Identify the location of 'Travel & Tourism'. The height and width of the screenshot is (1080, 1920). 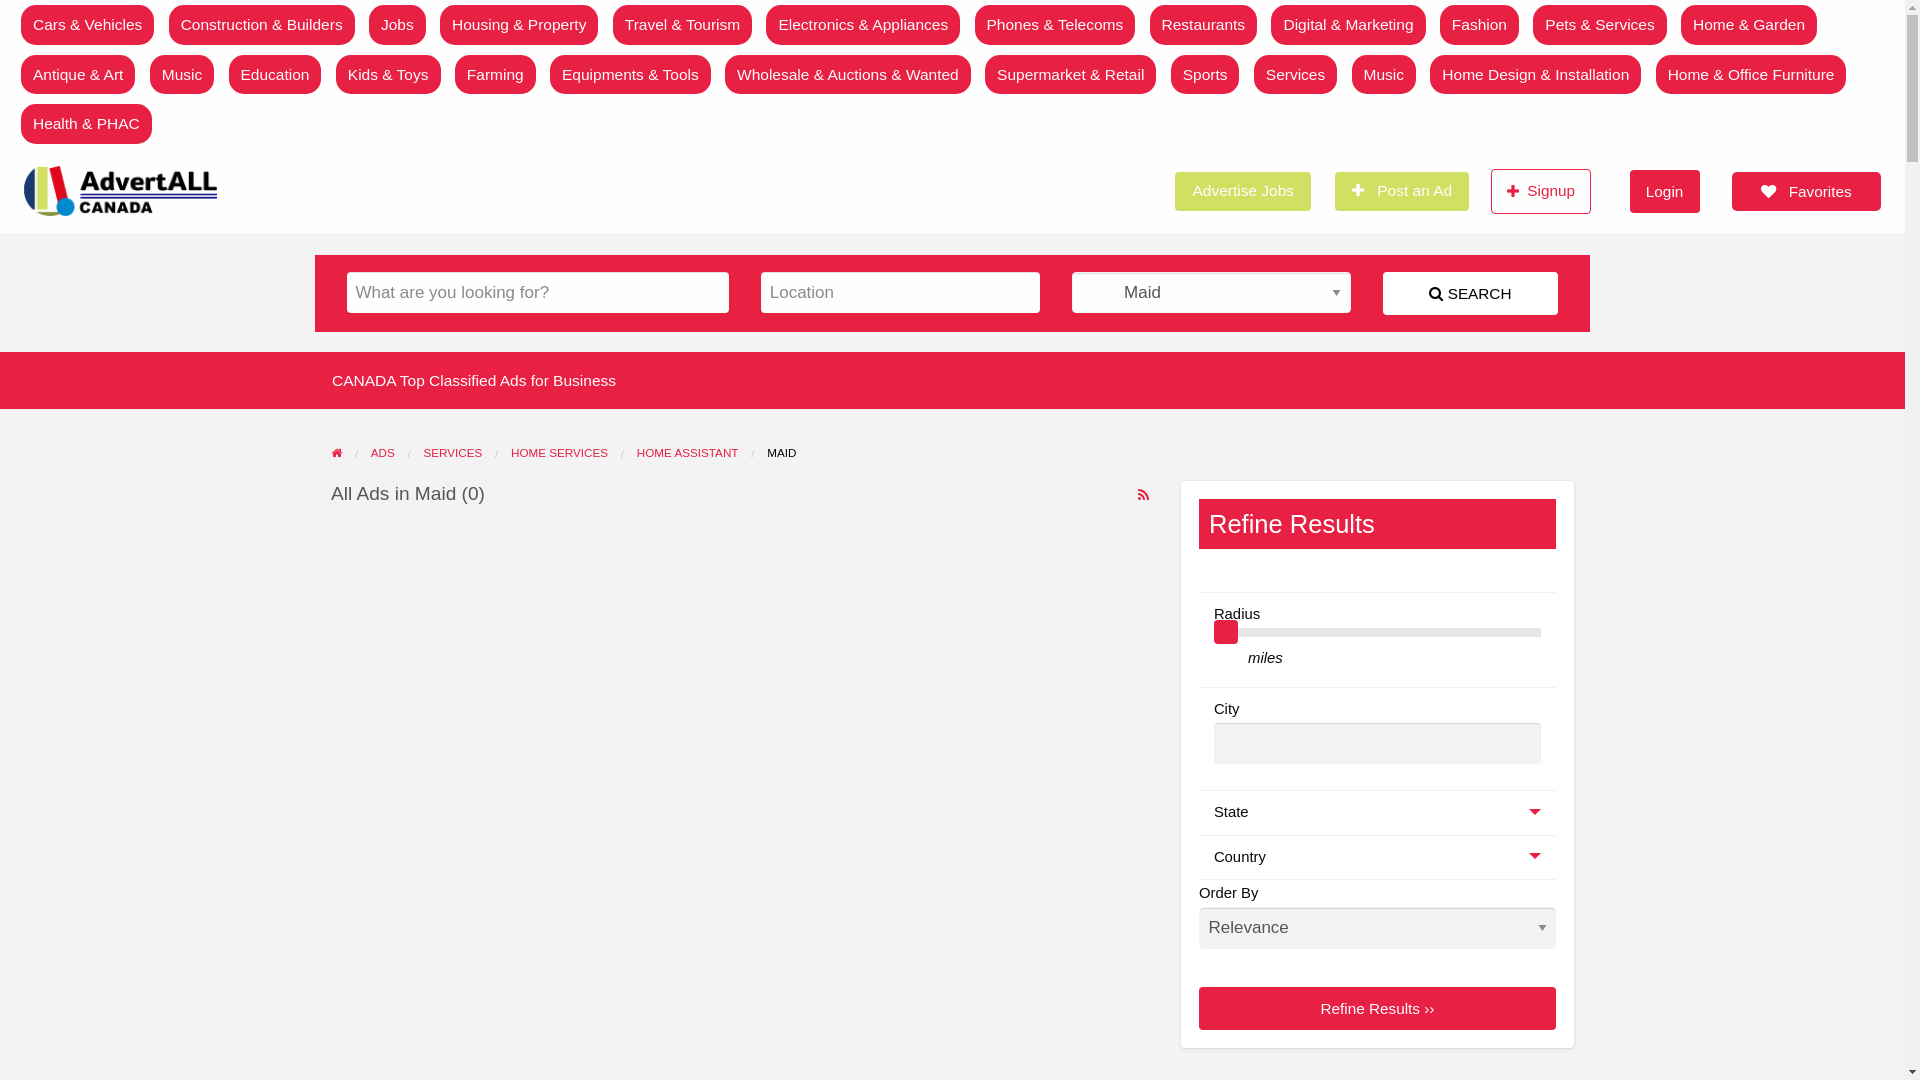
(682, 24).